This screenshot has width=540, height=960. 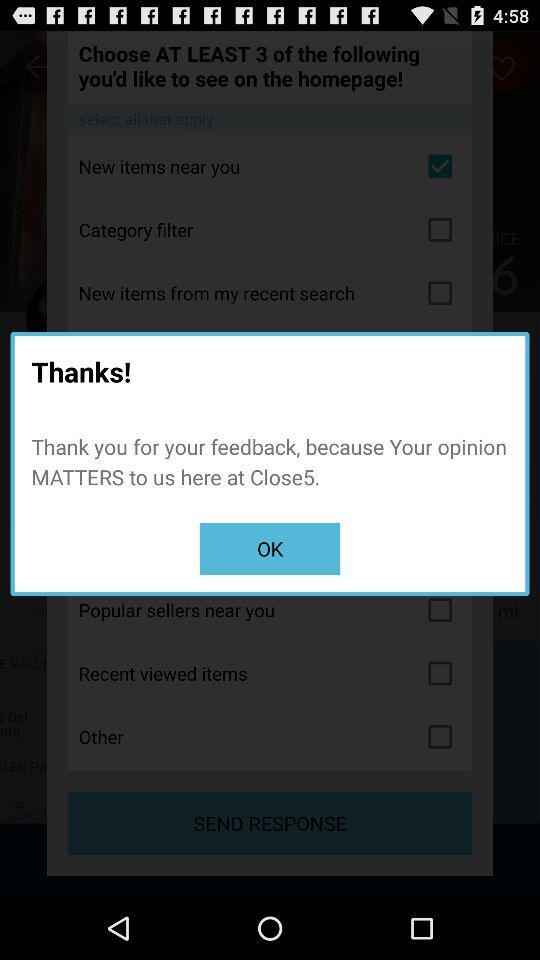 What do you see at coordinates (270, 549) in the screenshot?
I see `the icon below the thank you for icon` at bounding box center [270, 549].